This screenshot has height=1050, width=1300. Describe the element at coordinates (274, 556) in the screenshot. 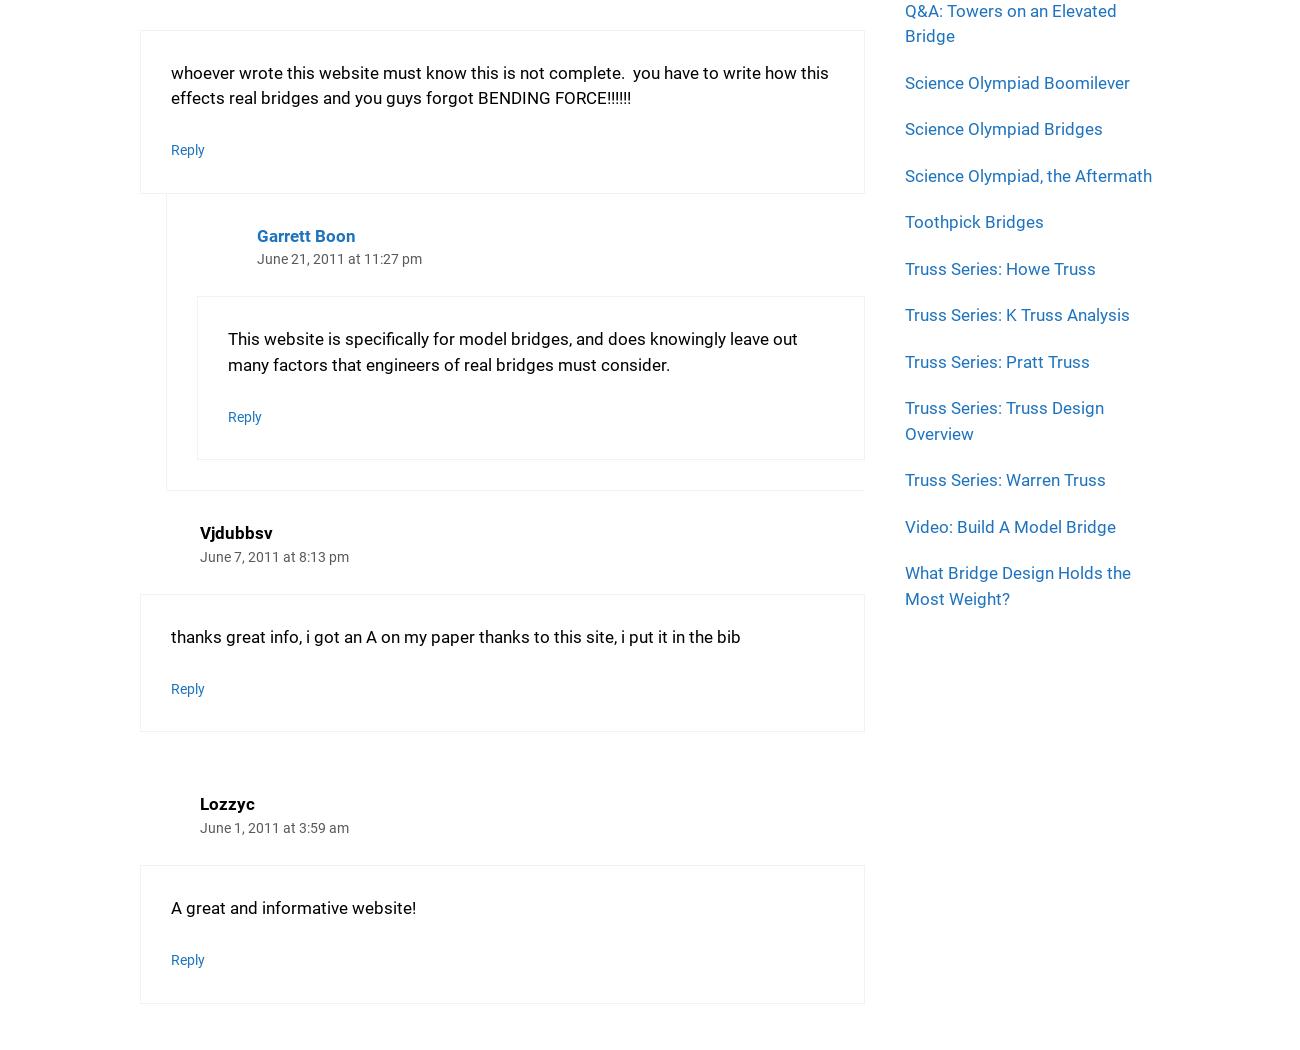

I see `'June 7, 2011 at 8:13 pm'` at that location.